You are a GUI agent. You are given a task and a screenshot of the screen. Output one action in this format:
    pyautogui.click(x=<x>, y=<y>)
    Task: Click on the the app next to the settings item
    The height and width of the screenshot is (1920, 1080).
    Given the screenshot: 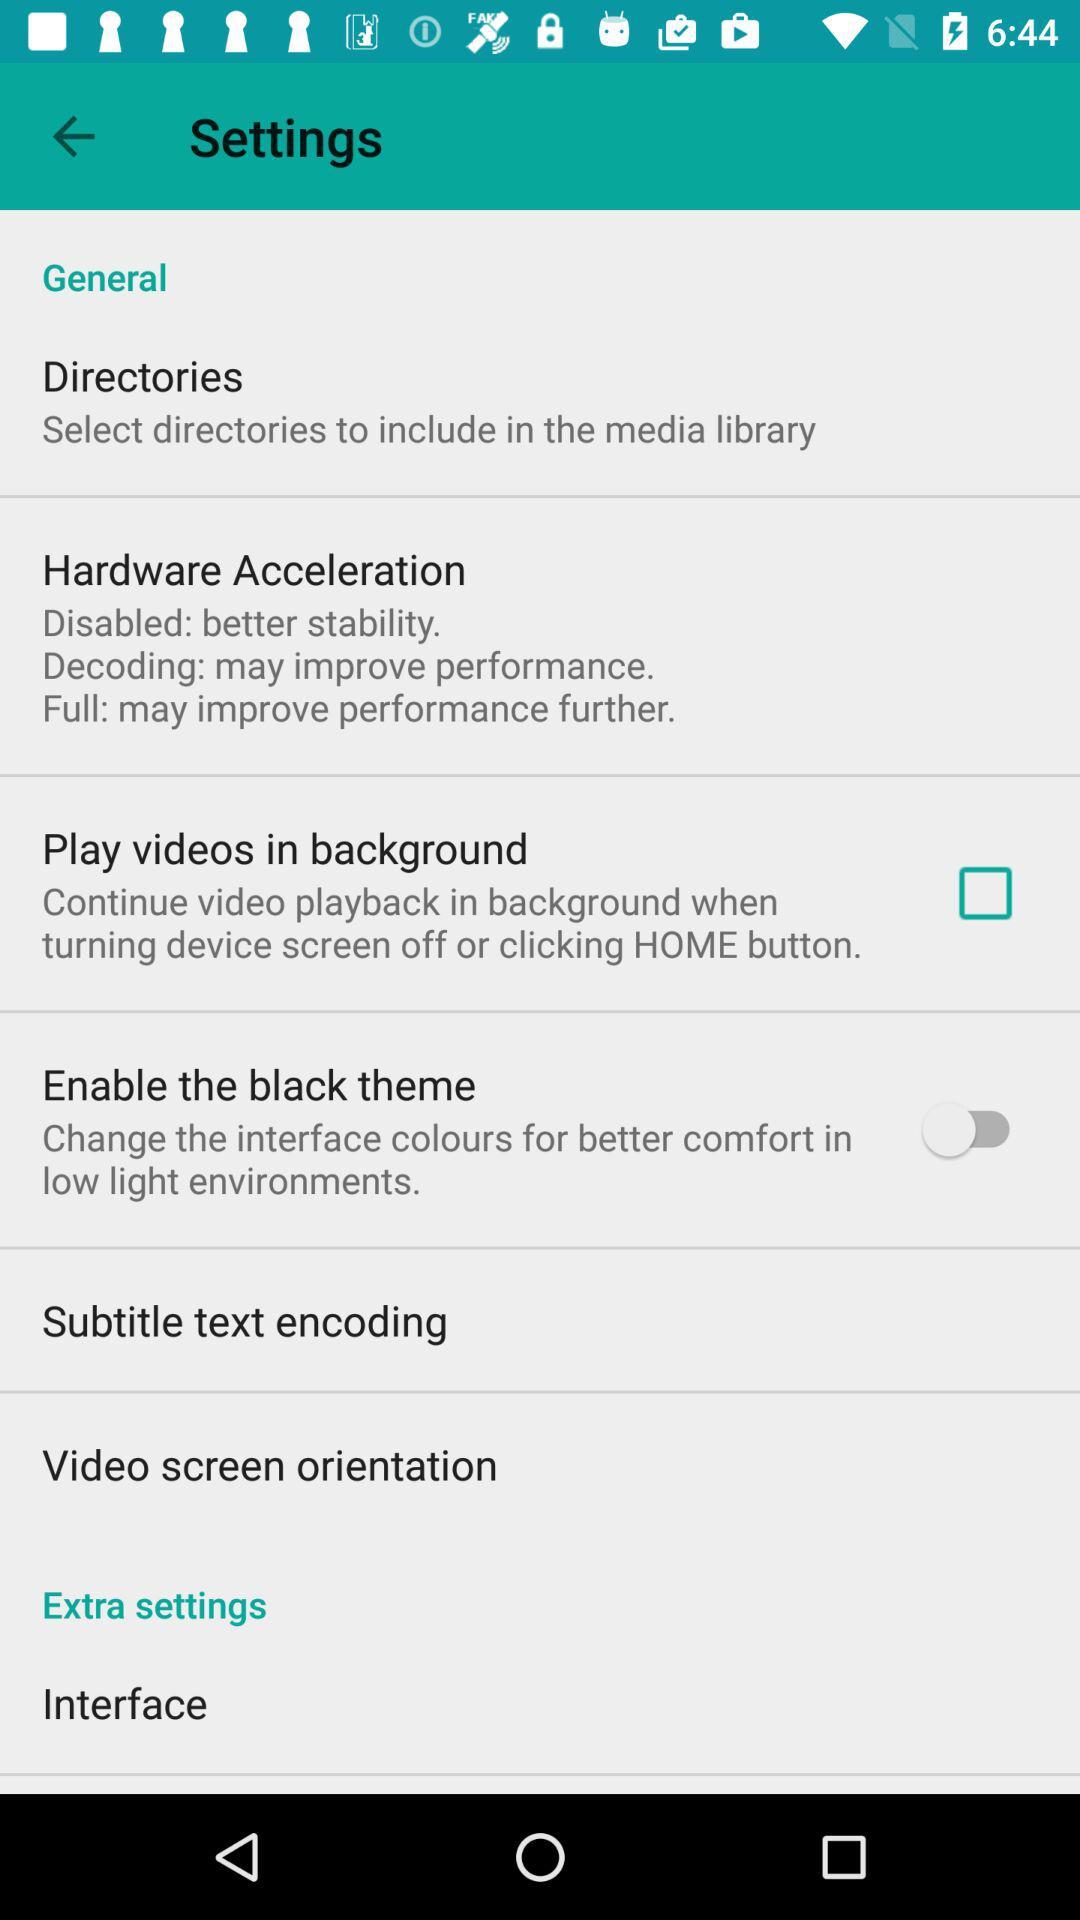 What is the action you would take?
    pyautogui.click(x=72, y=135)
    